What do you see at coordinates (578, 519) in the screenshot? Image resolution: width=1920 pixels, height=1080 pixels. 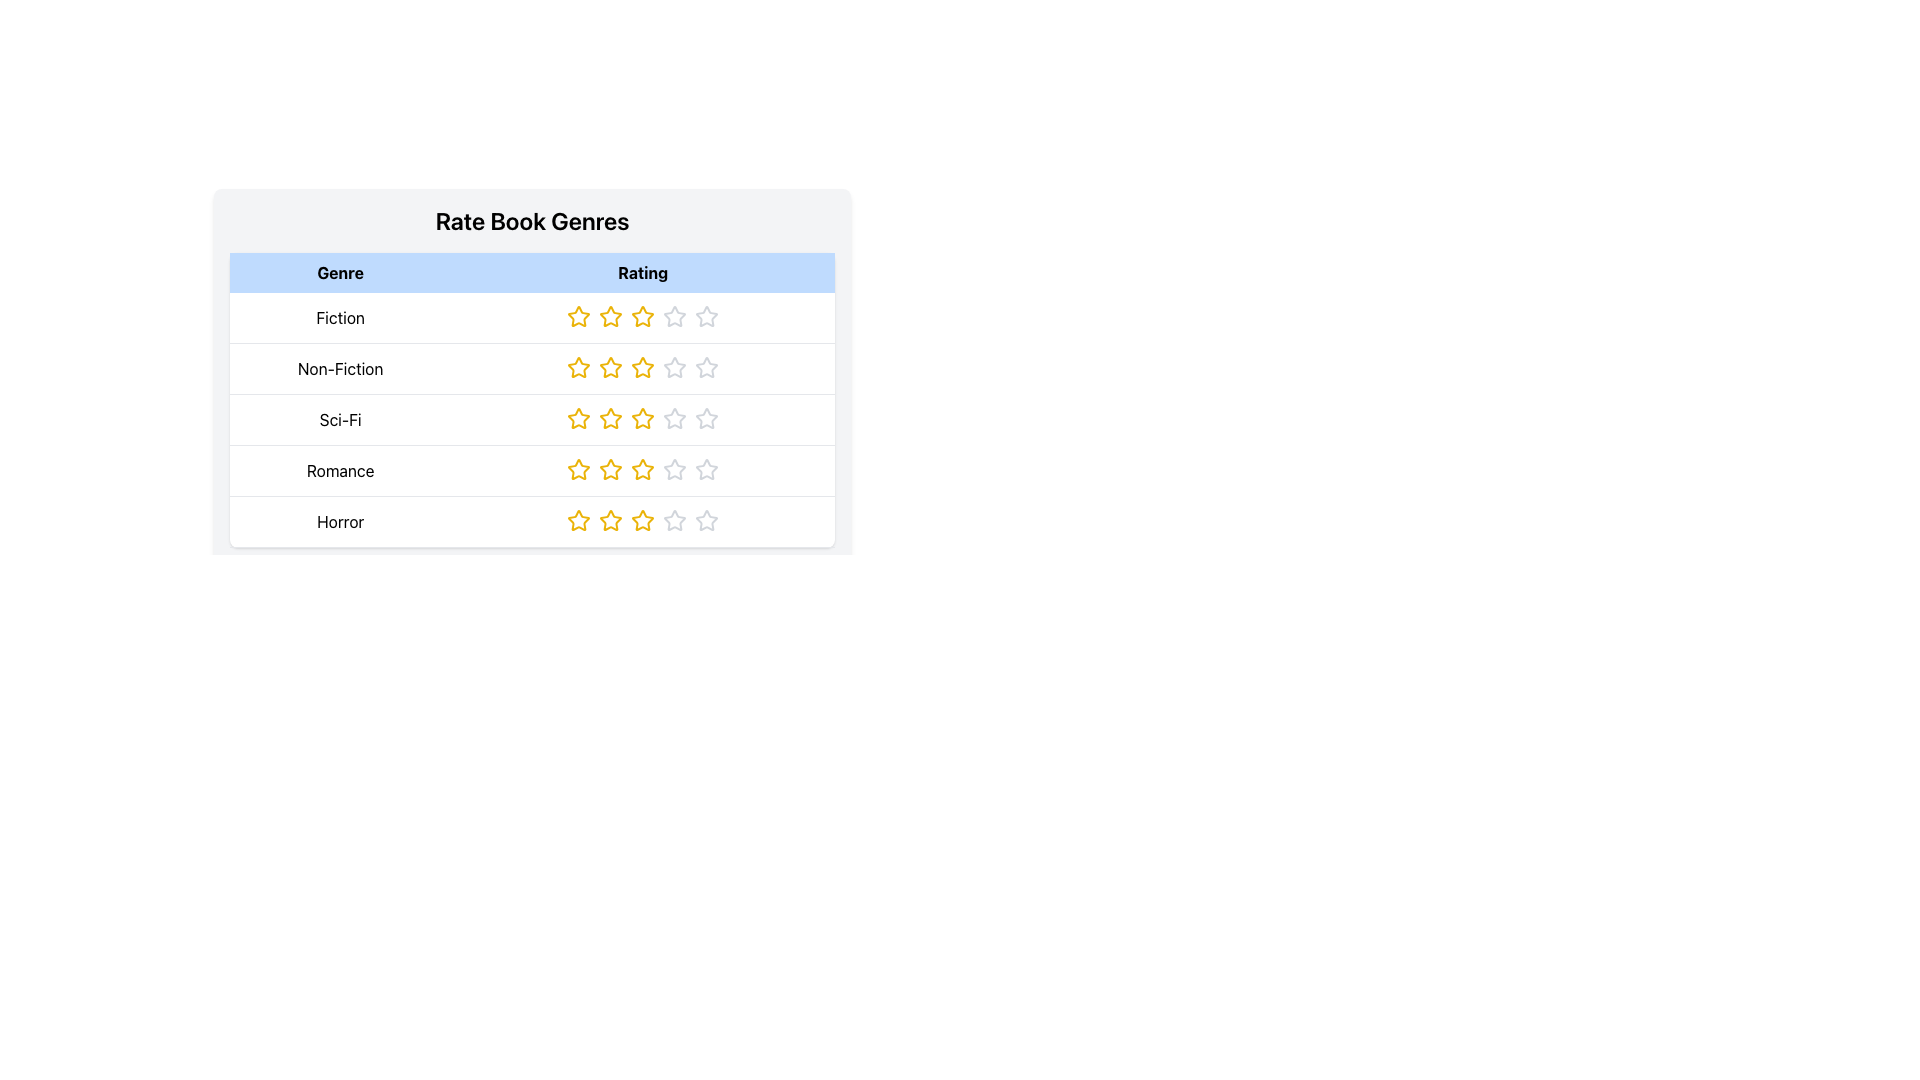 I see `the first yellow star icon used for rating in the Horror genre row under the Rating column in the Rate Book Genres table` at bounding box center [578, 519].